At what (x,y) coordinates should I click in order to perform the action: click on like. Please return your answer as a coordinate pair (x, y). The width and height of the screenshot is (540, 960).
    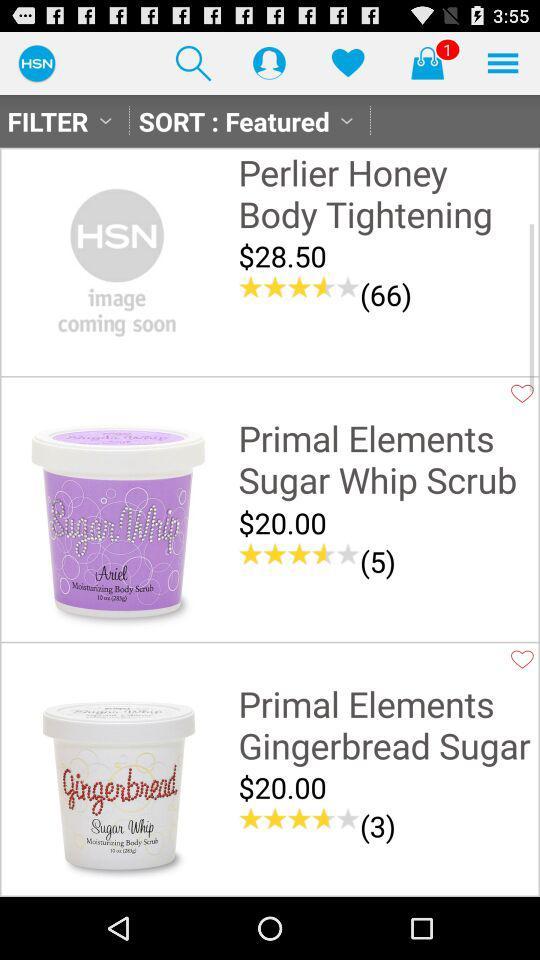
    Looking at the image, I should click on (522, 392).